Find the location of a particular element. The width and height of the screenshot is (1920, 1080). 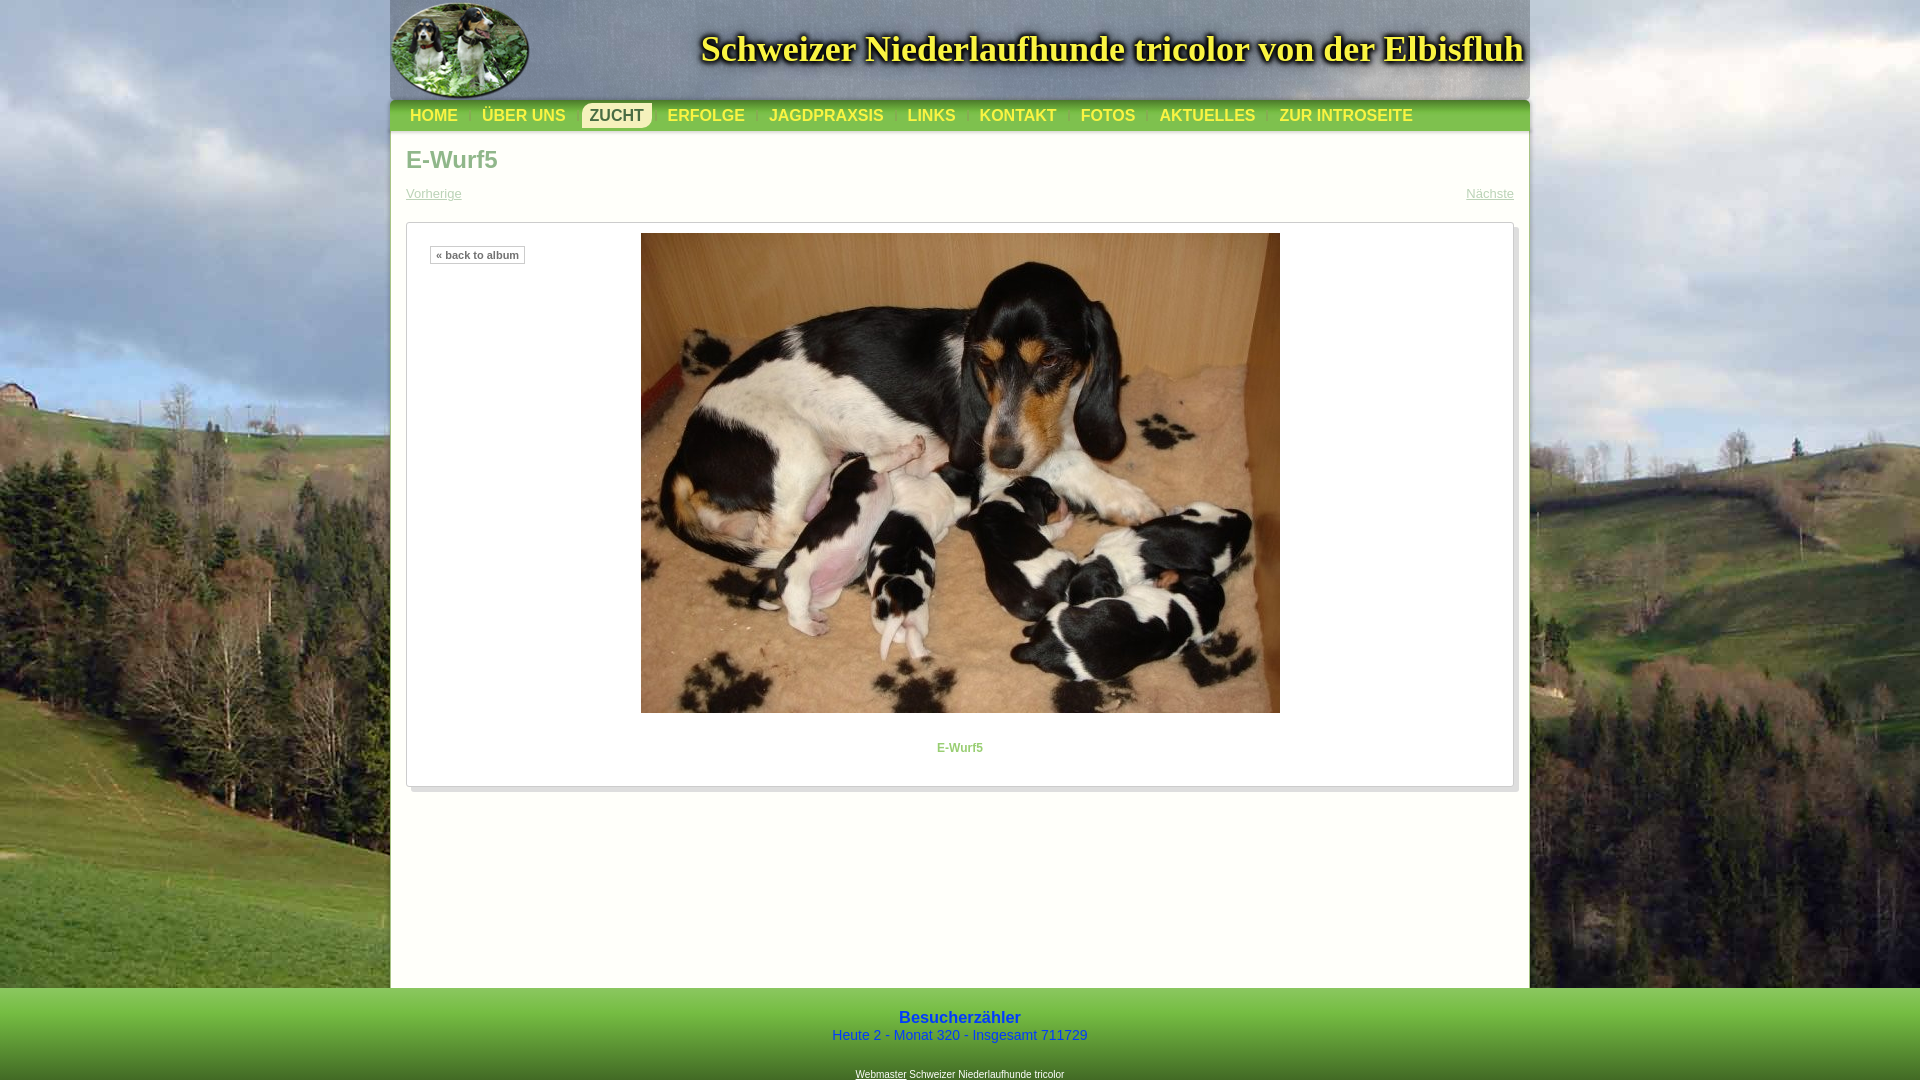

'Vorherige' is located at coordinates (405, 193).